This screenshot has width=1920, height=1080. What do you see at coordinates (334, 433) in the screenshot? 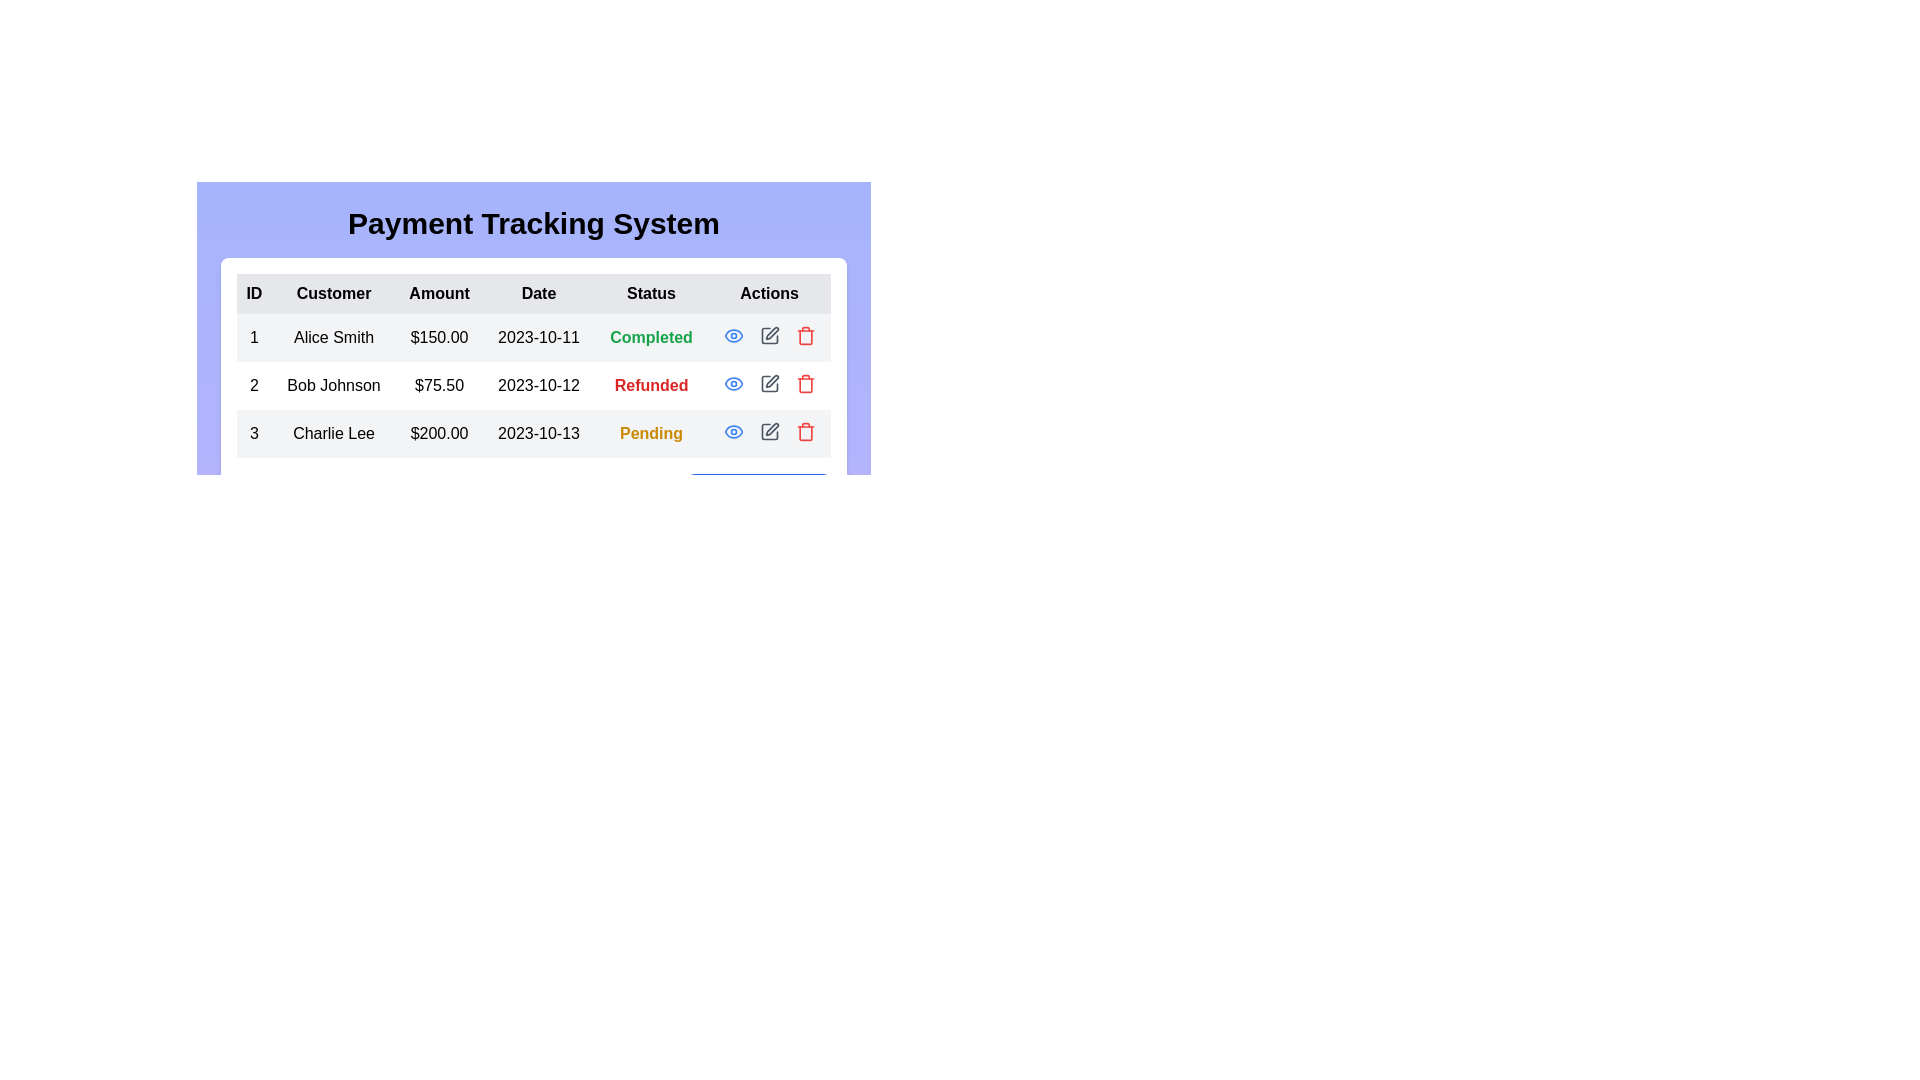
I see `the text label 'Charlie Lee' located in the second column under 'Customer' in the Payment Tracking System interface, specifically in the table row corresponding to ID 3` at bounding box center [334, 433].